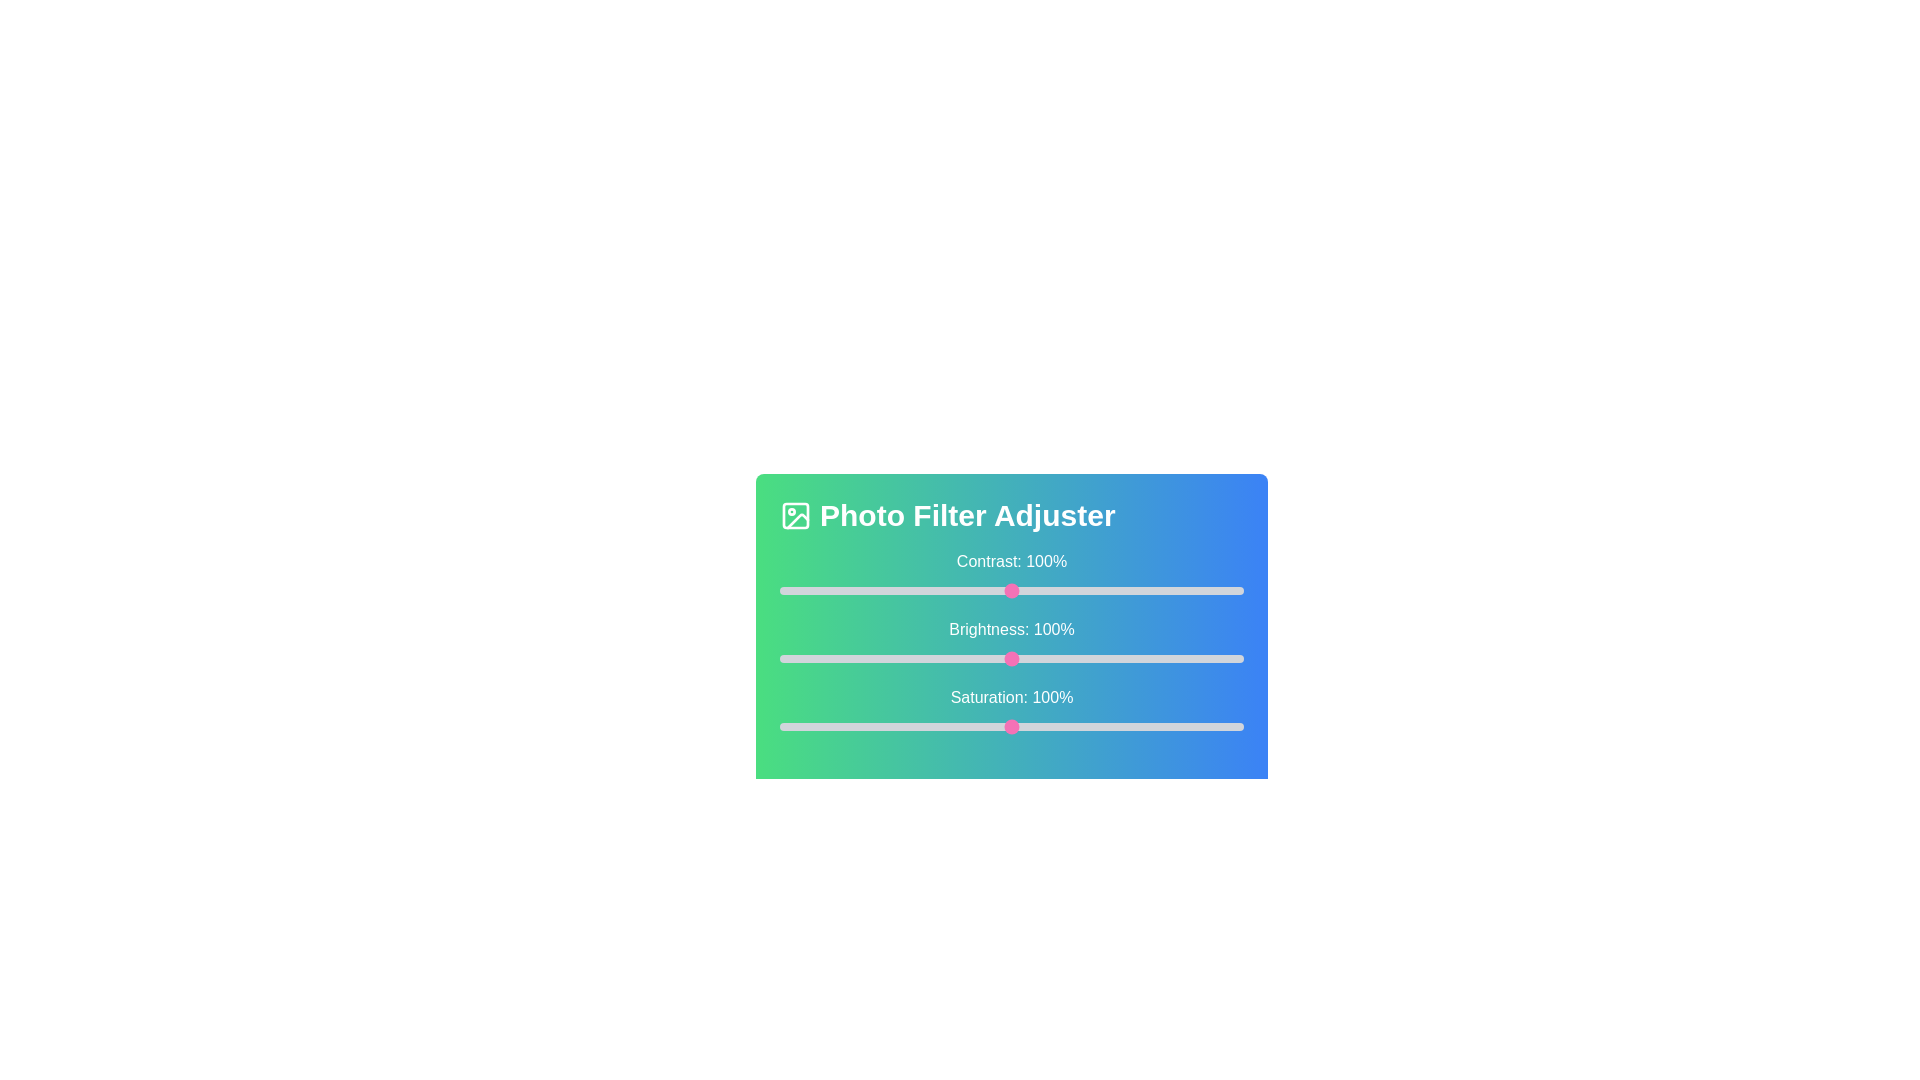 The height and width of the screenshot is (1080, 1920). Describe the element at coordinates (865, 726) in the screenshot. I see `the saturation slider to 37%` at that location.